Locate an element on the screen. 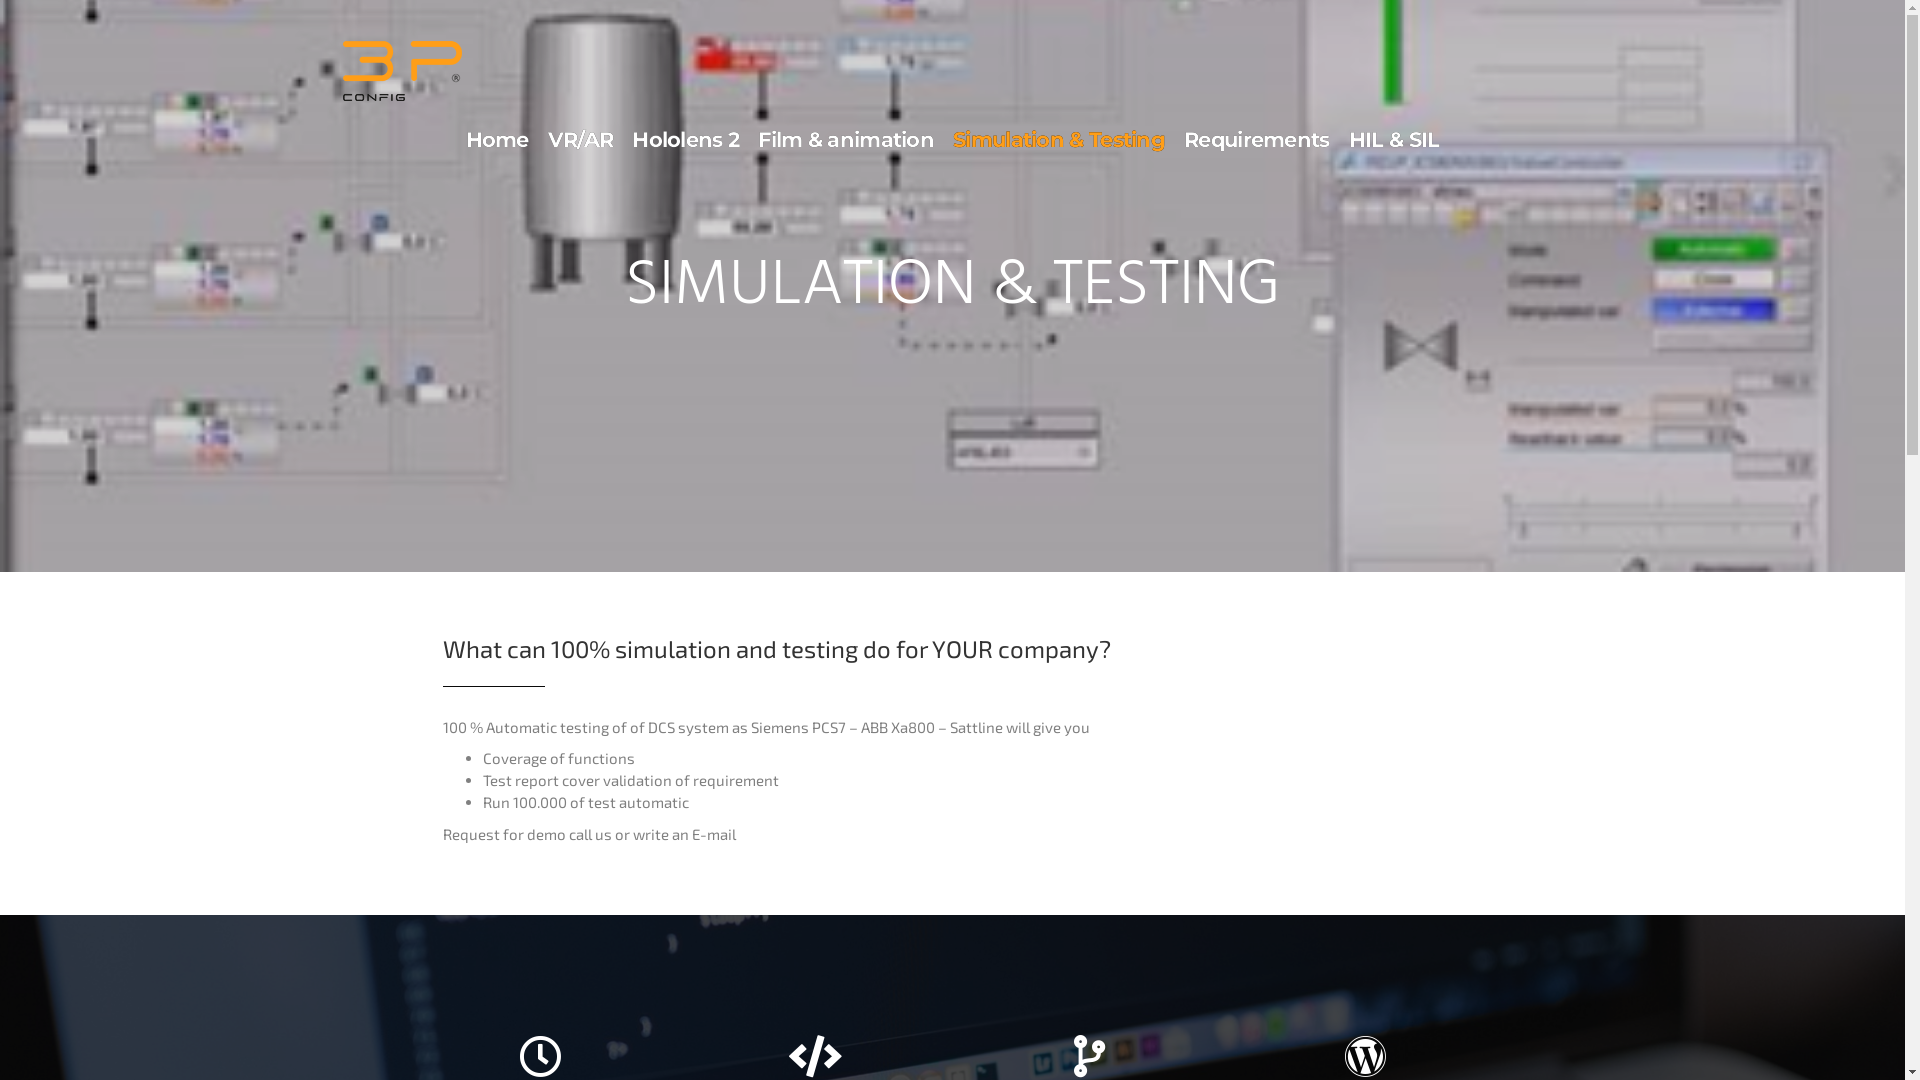  '3pconfig' is located at coordinates (401, 70).